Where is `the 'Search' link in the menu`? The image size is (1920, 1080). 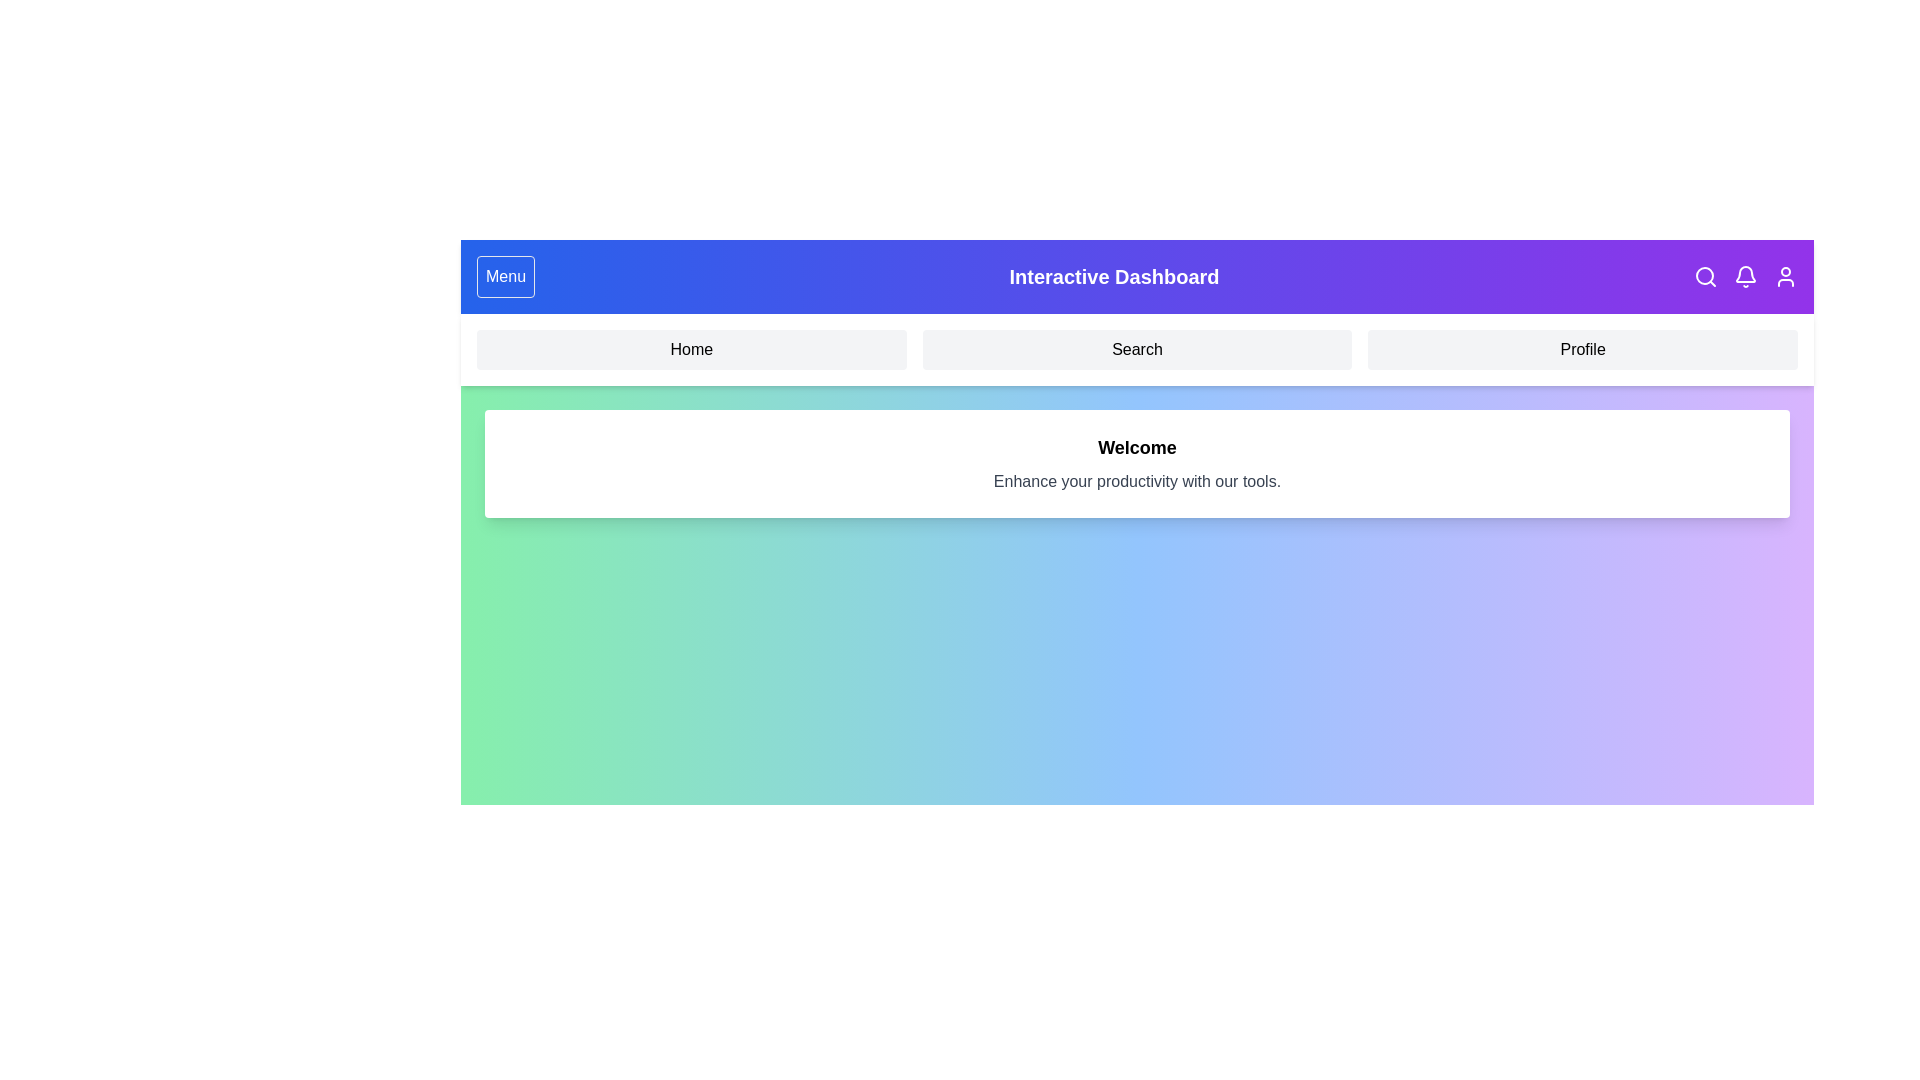
the 'Search' link in the menu is located at coordinates (1137, 349).